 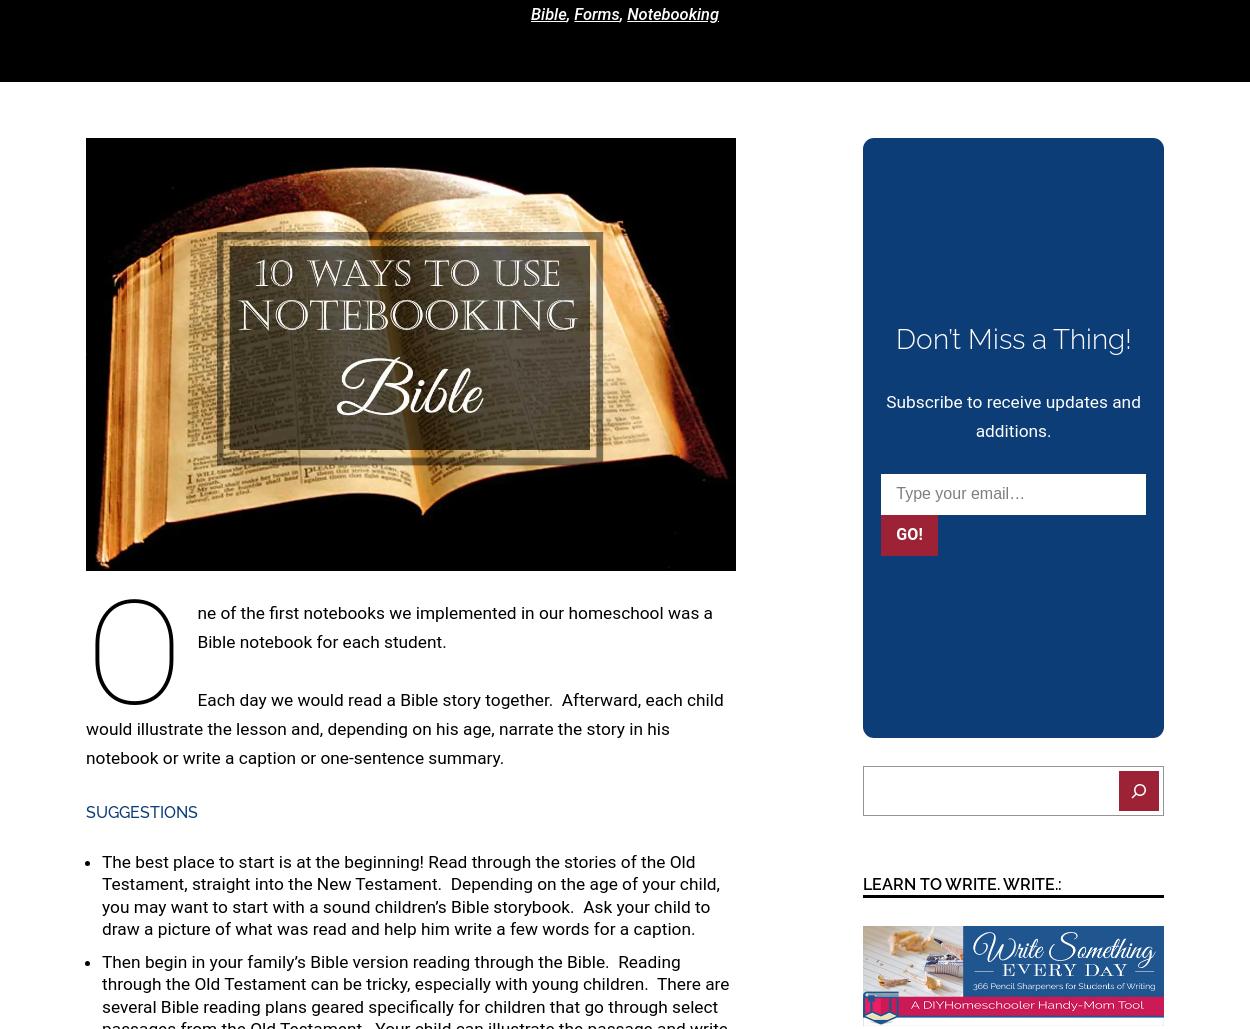 What do you see at coordinates (1013, 414) in the screenshot?
I see `'Subscribe to receive updates and additions.'` at bounding box center [1013, 414].